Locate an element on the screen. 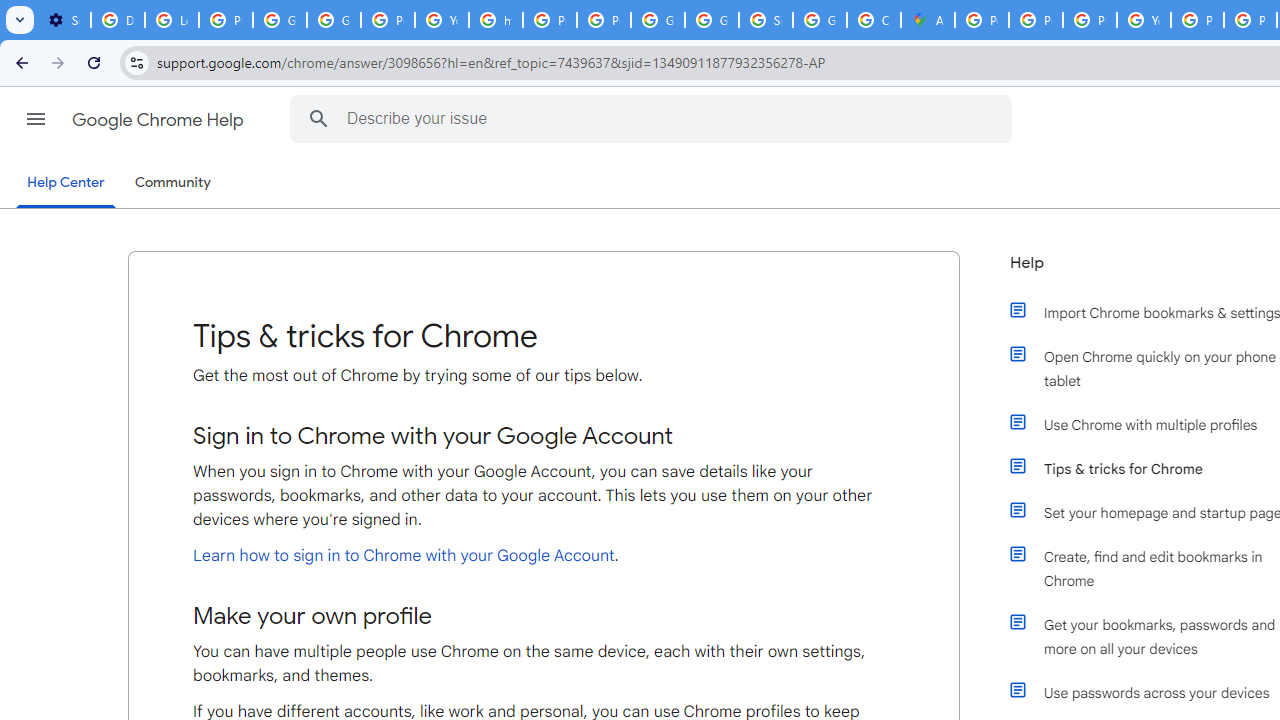  'Privacy Help Center - Policies Help' is located at coordinates (1088, 20).